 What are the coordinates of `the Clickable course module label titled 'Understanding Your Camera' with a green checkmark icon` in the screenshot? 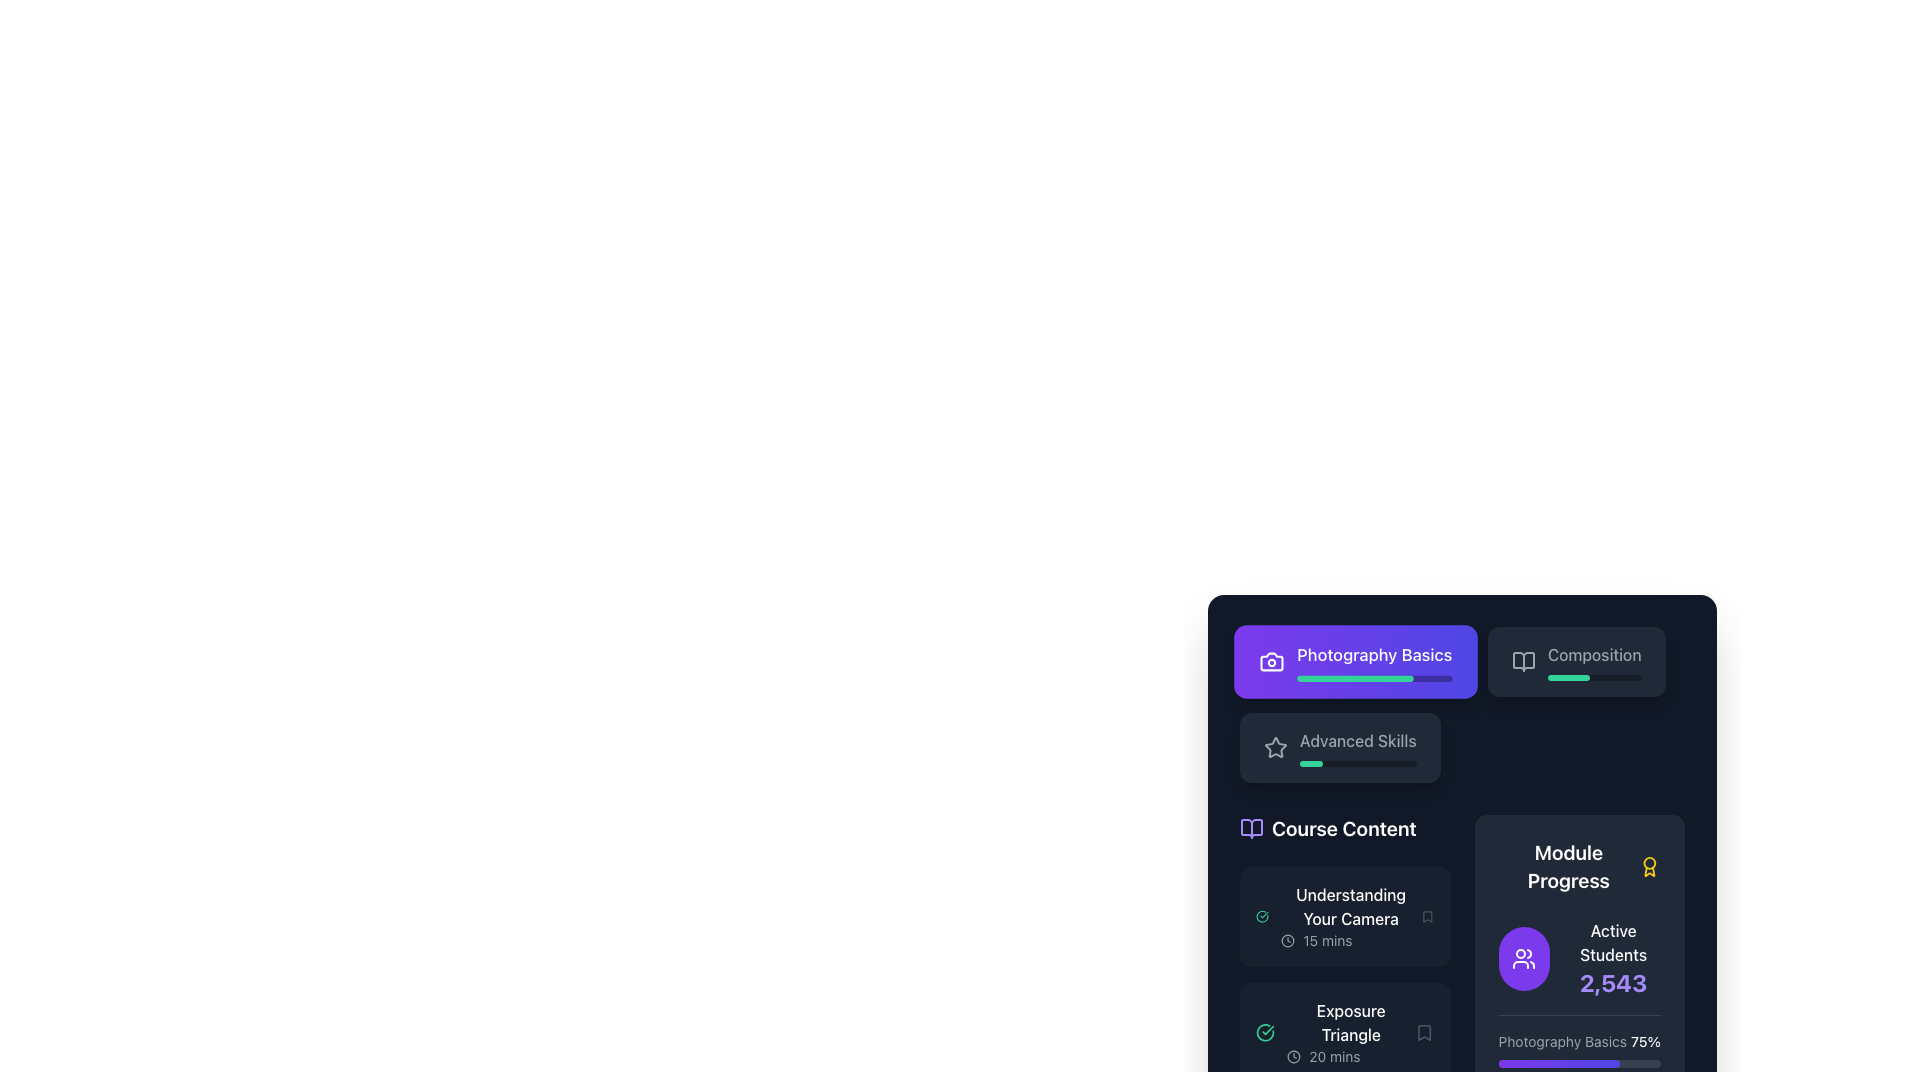 It's located at (1338, 917).